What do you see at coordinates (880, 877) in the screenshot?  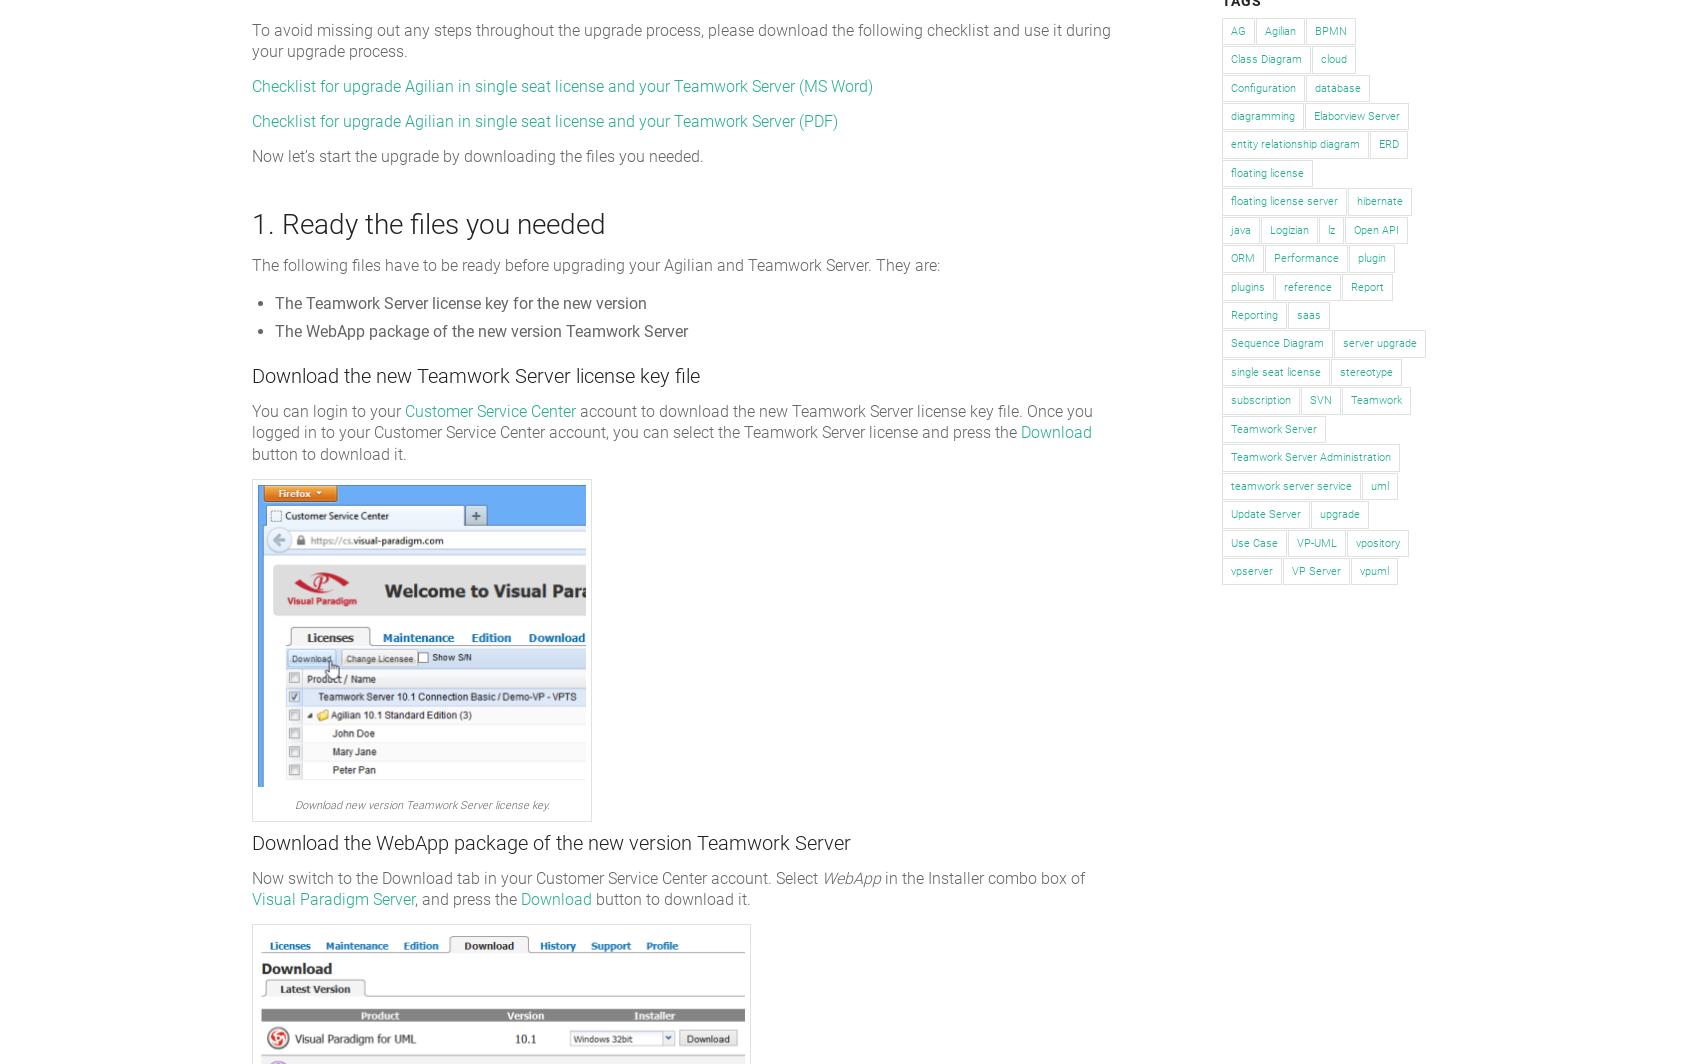 I see `'in the Installer combo box of'` at bounding box center [880, 877].